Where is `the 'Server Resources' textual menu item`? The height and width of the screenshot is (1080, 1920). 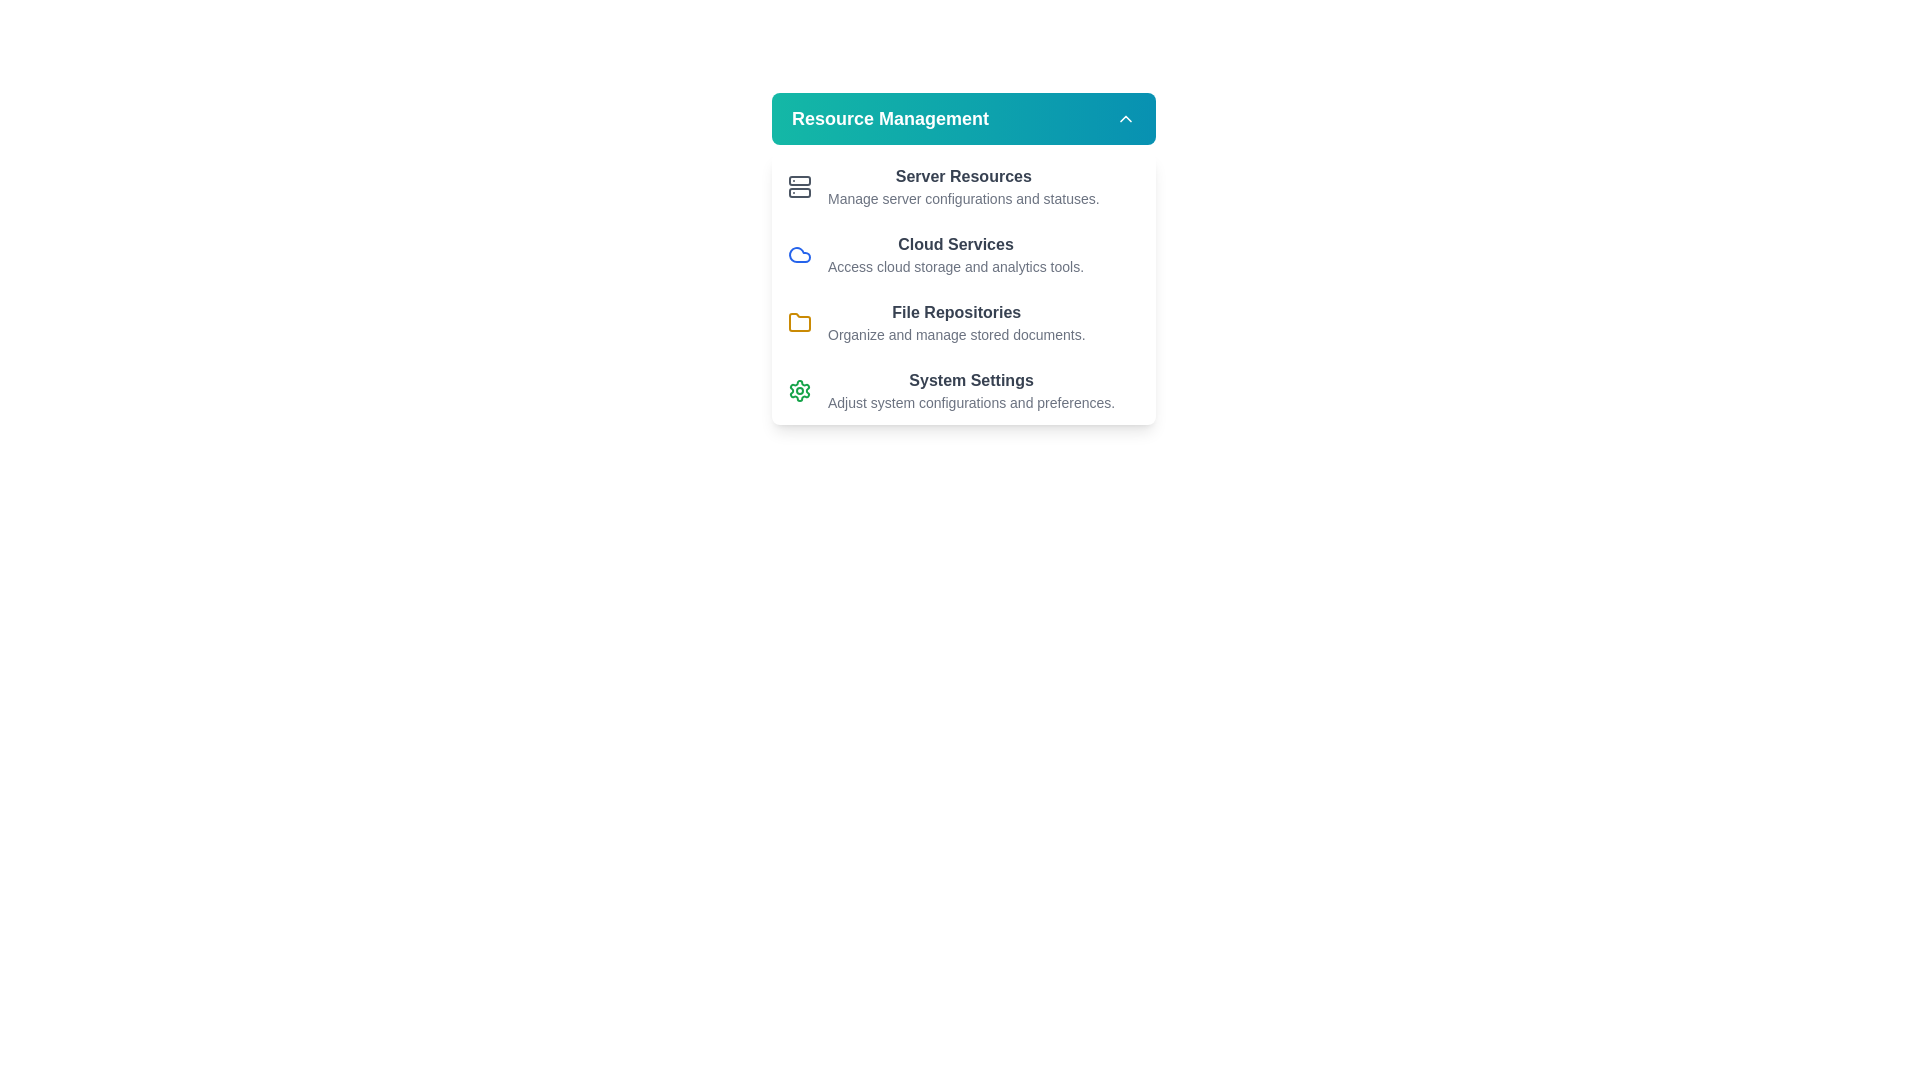 the 'Server Resources' textual menu item is located at coordinates (963, 186).